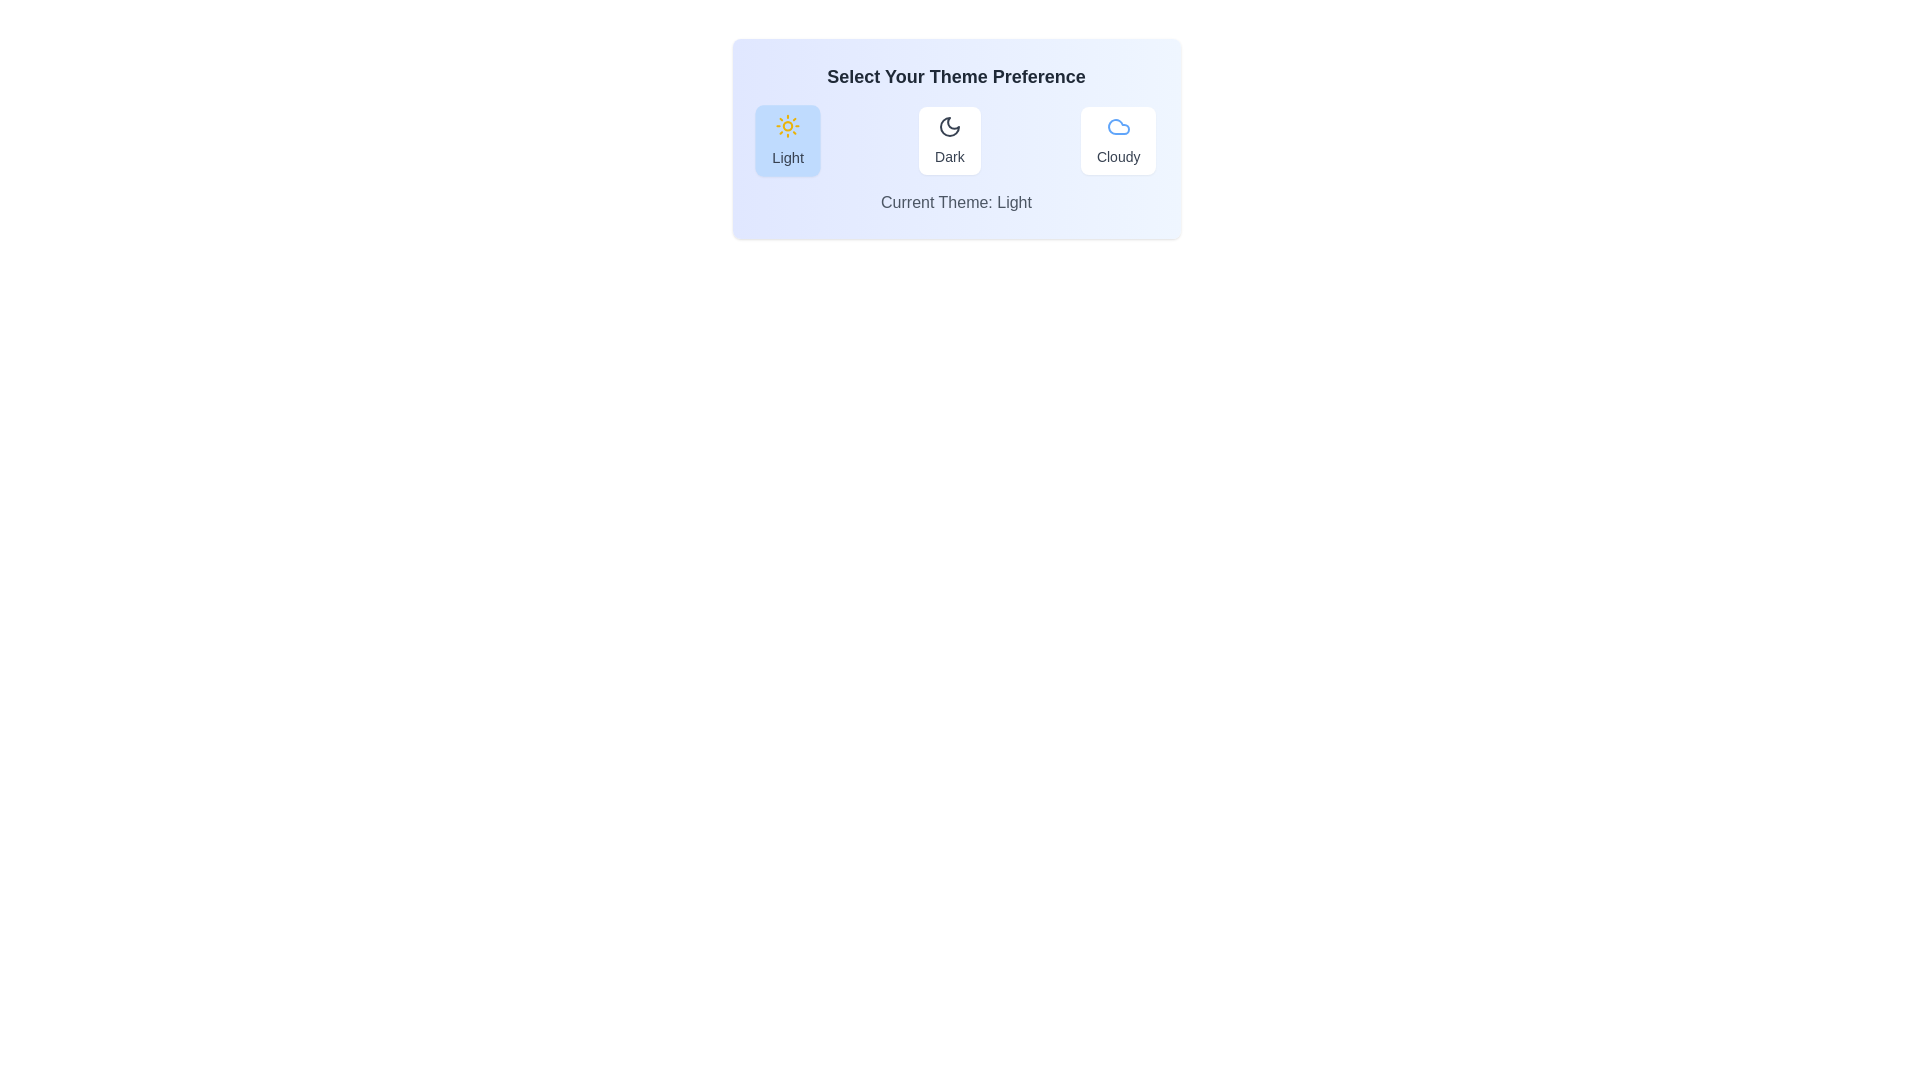 Image resolution: width=1920 pixels, height=1080 pixels. Describe the element at coordinates (1117, 127) in the screenshot. I see `the icon representing the Cloudy theme` at that location.